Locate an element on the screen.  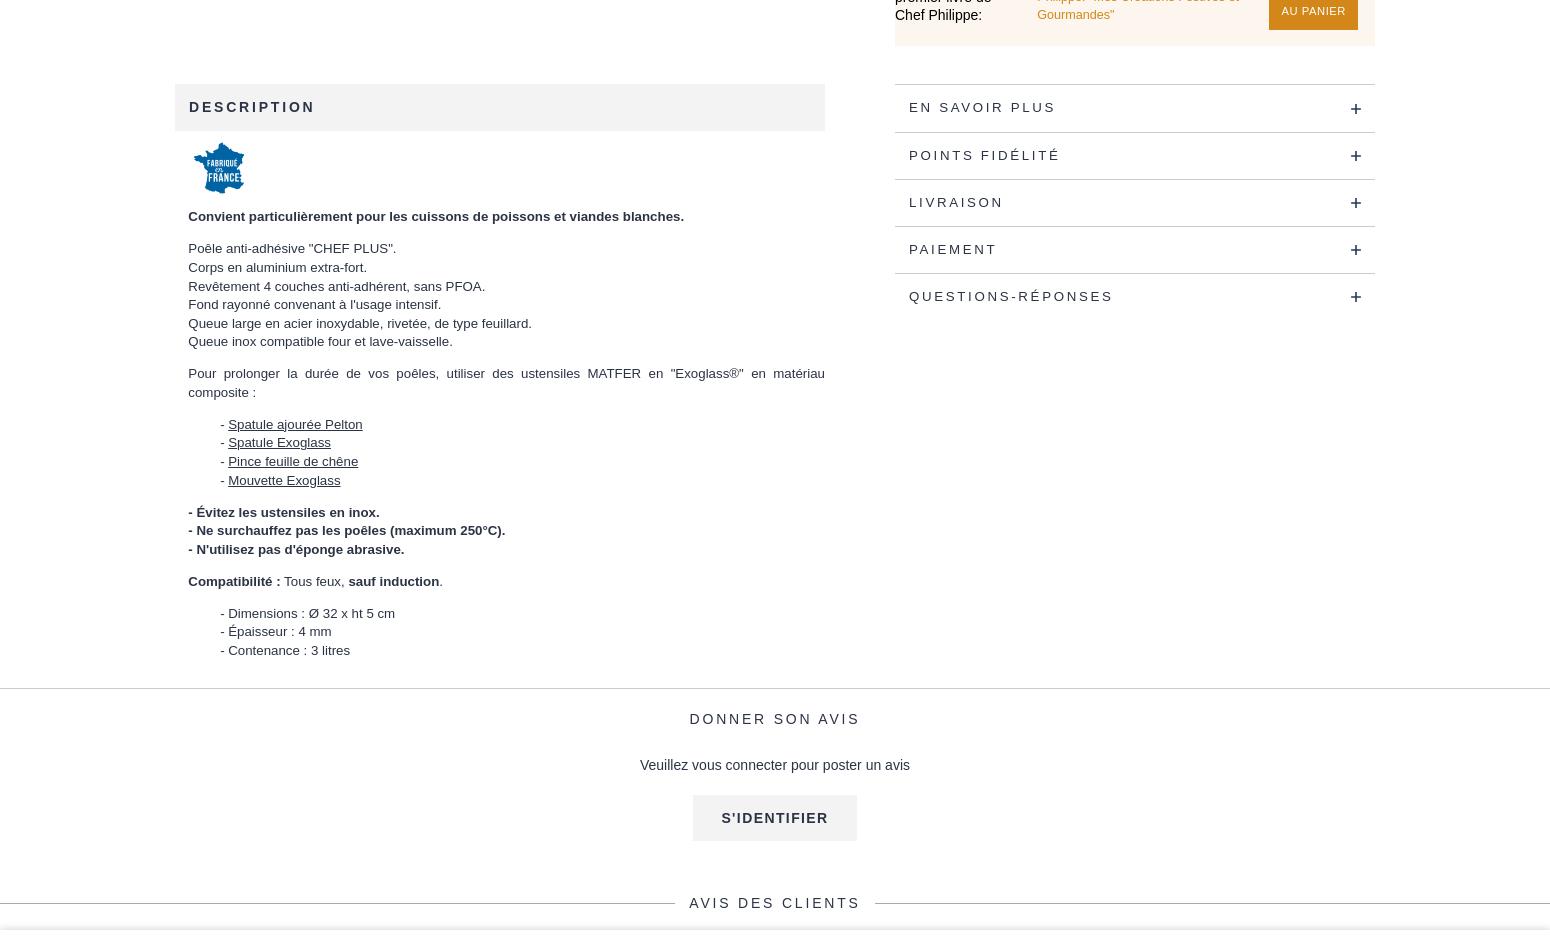
'Questions-Réponses' is located at coordinates (1011, 296).